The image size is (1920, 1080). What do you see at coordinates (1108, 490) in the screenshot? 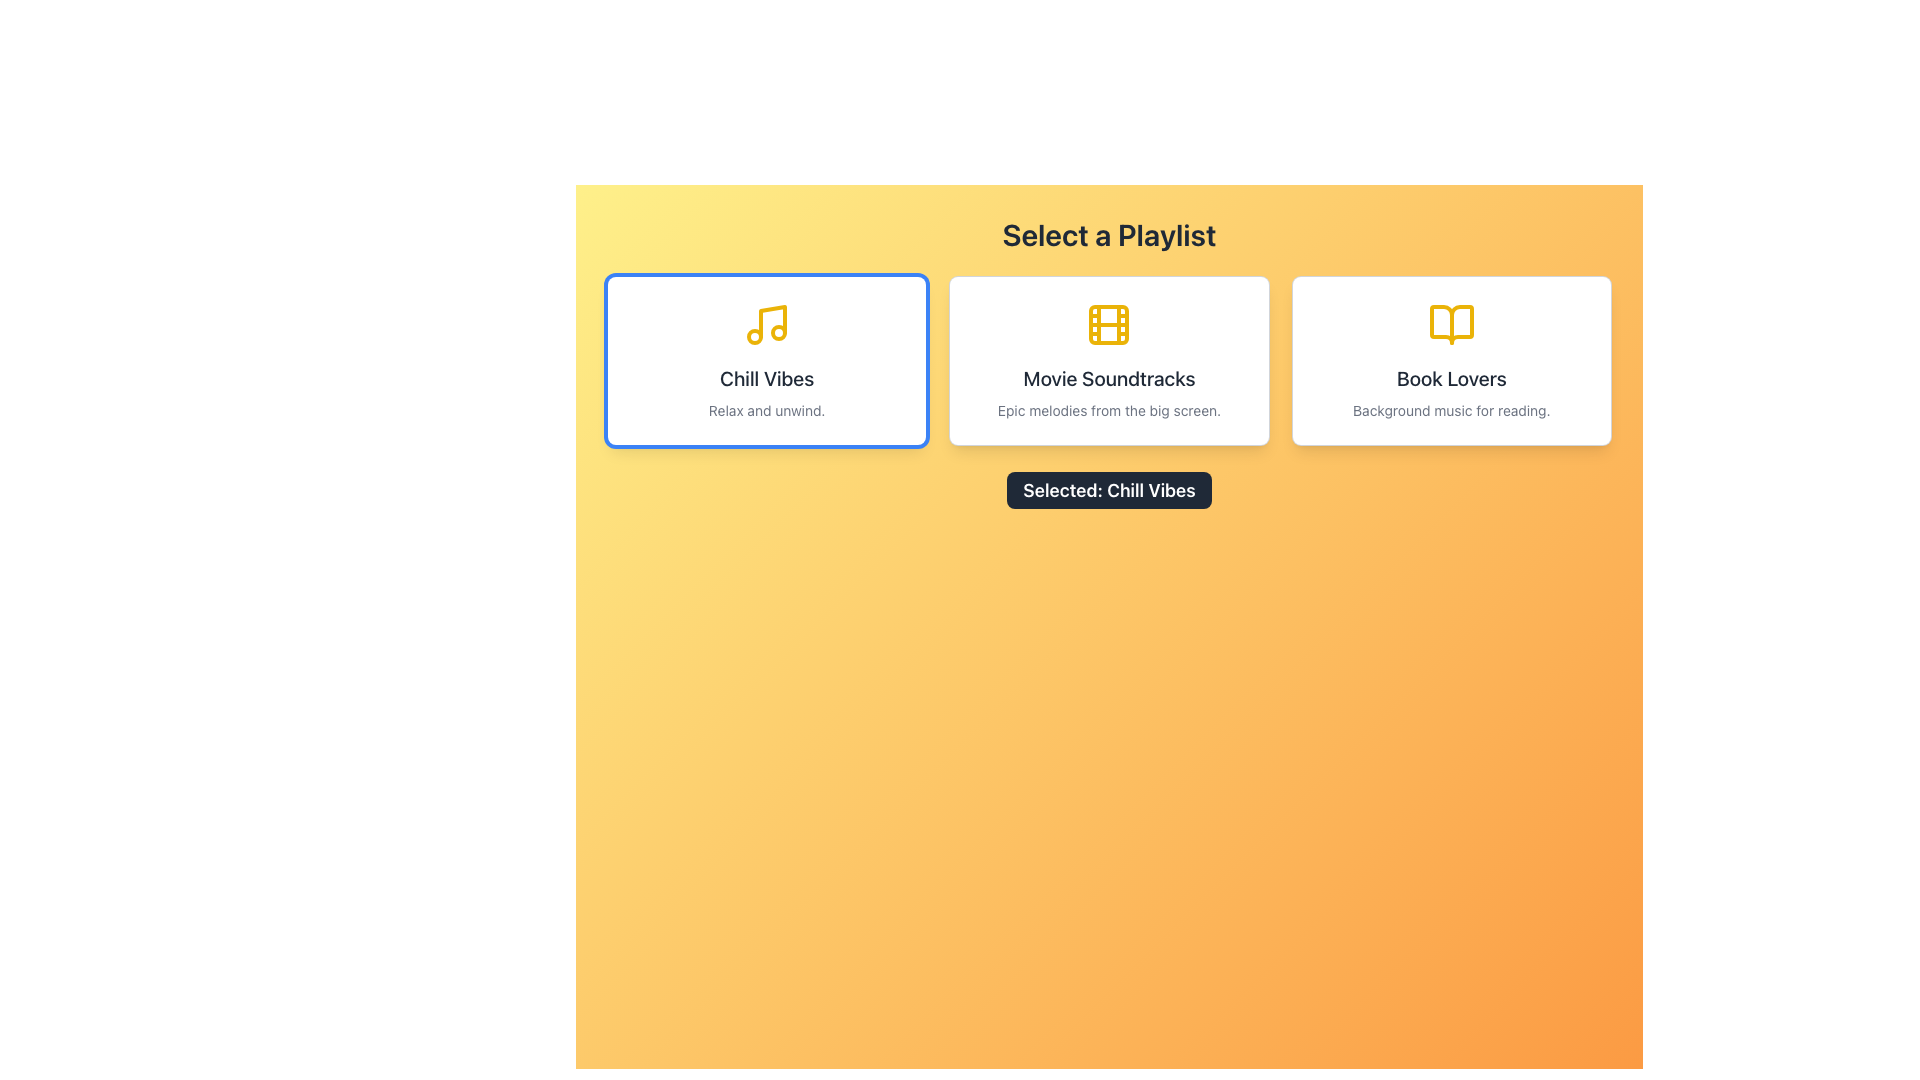
I see `the text display element that states 'Selected: Chill Vibes', which is styled with a bold font and white text on a rounded rectangular dark gray background, positioned below the playlist selection area` at bounding box center [1108, 490].